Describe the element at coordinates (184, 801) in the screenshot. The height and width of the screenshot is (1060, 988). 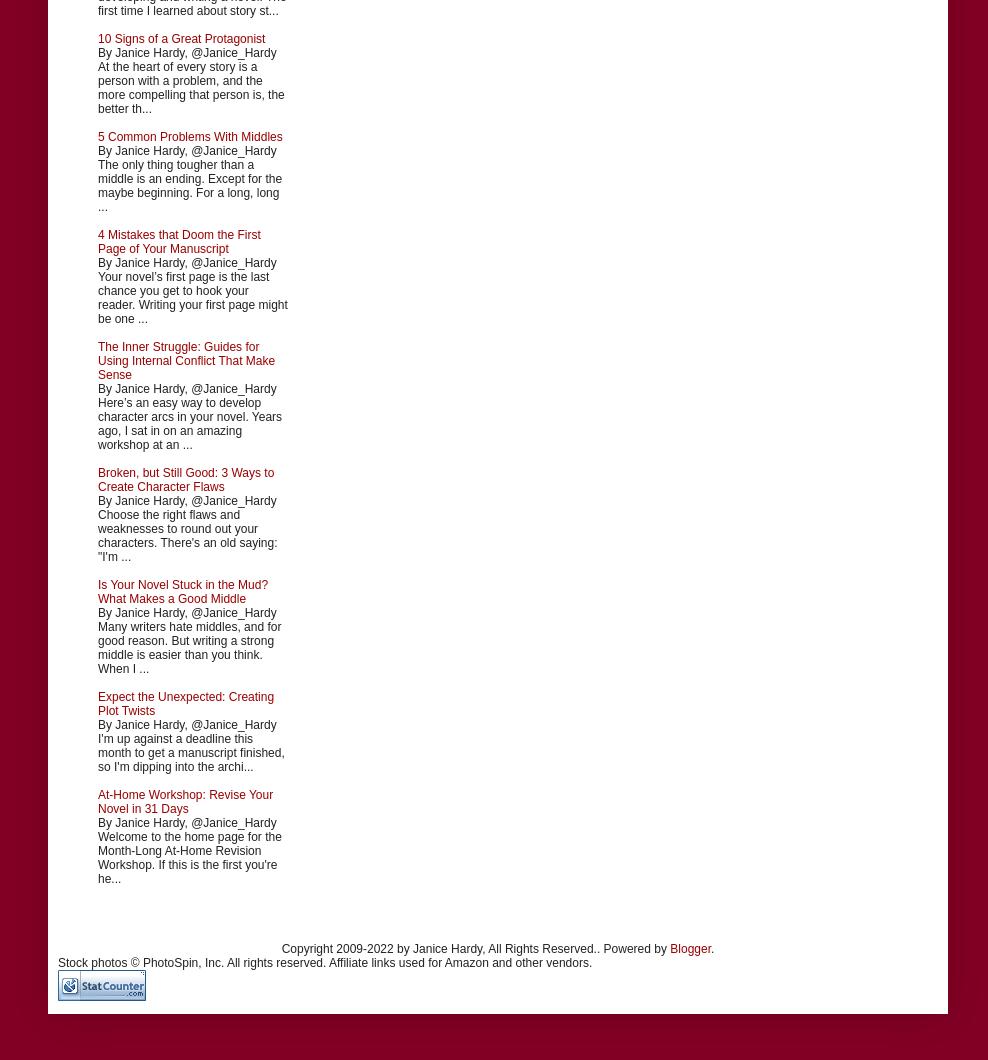
I see `'At-Home Workshop: Revise Your Novel in 31 Days'` at that location.